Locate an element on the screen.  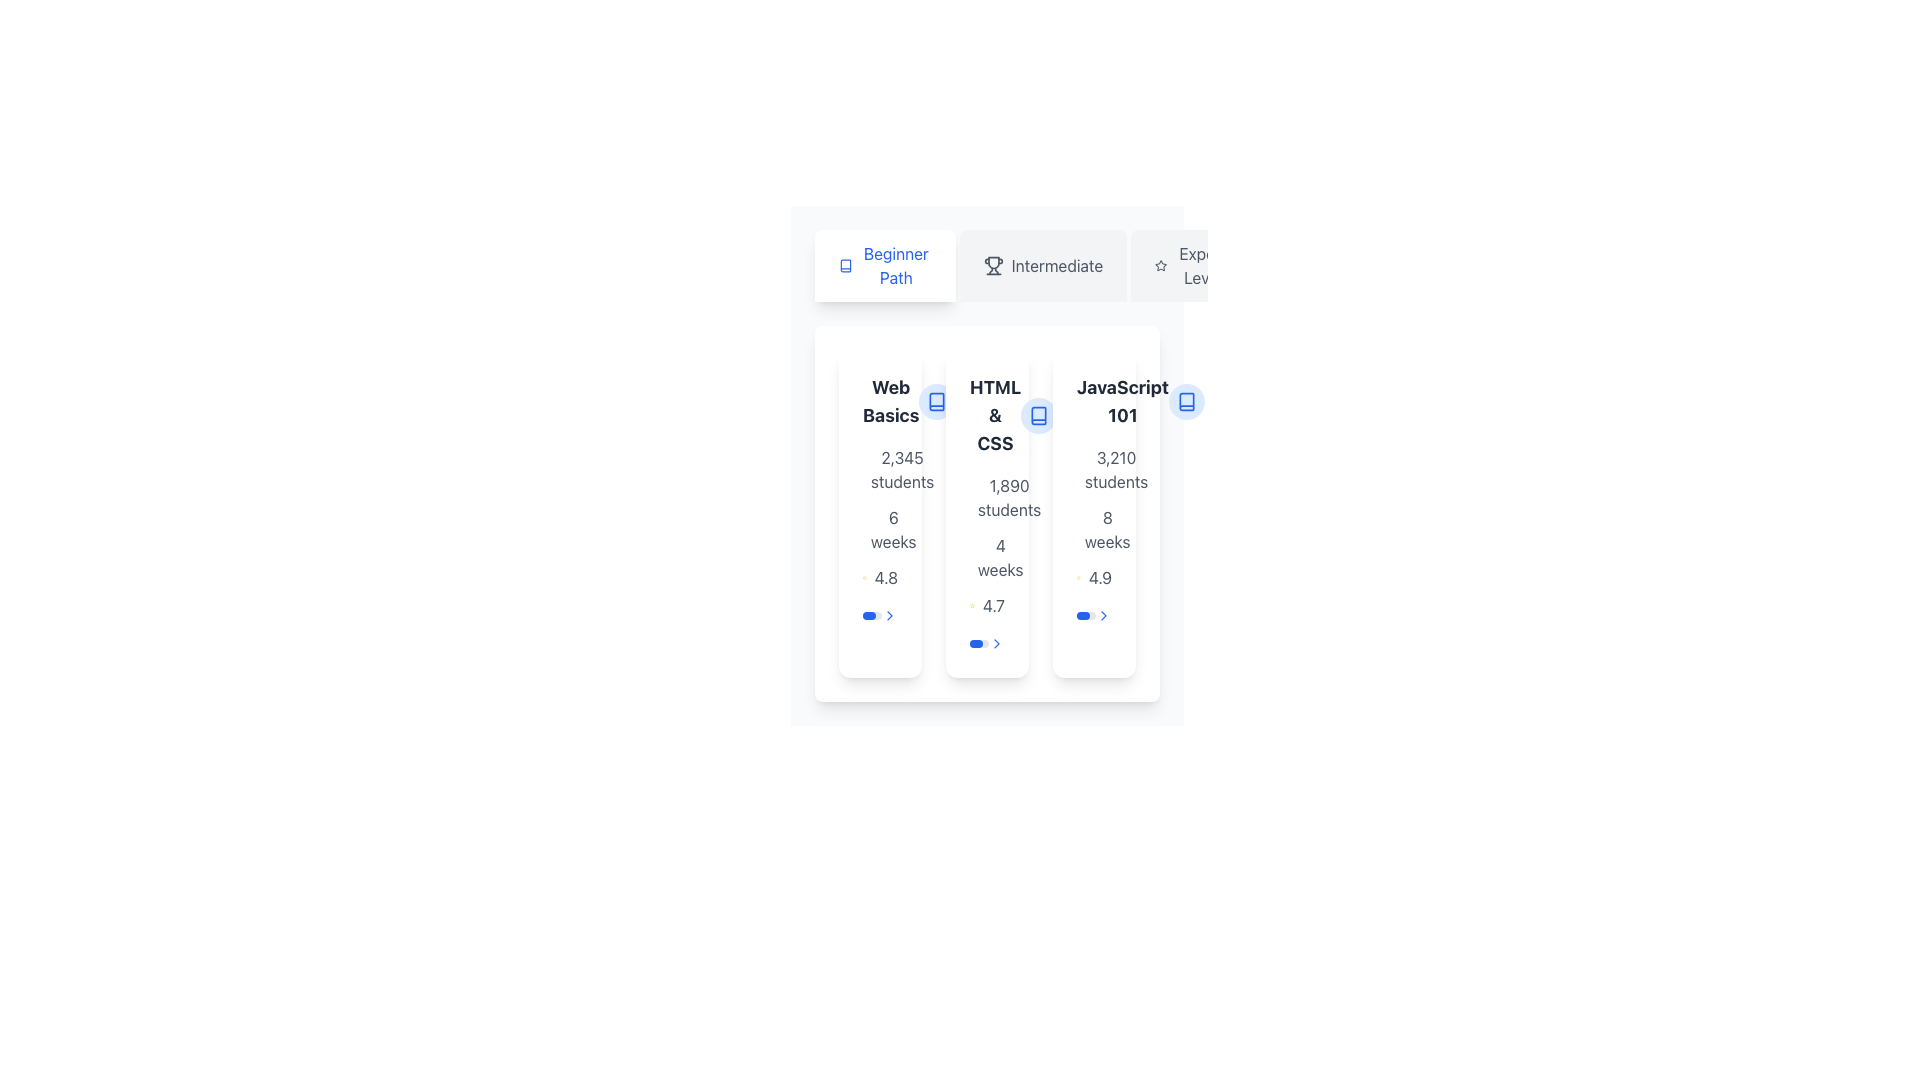
content displayed in the informational display containing '1,890 students', '4 weeks', and '4.7' with their respective icons, located within the 'HTML & CSS' card is located at coordinates (987, 546).